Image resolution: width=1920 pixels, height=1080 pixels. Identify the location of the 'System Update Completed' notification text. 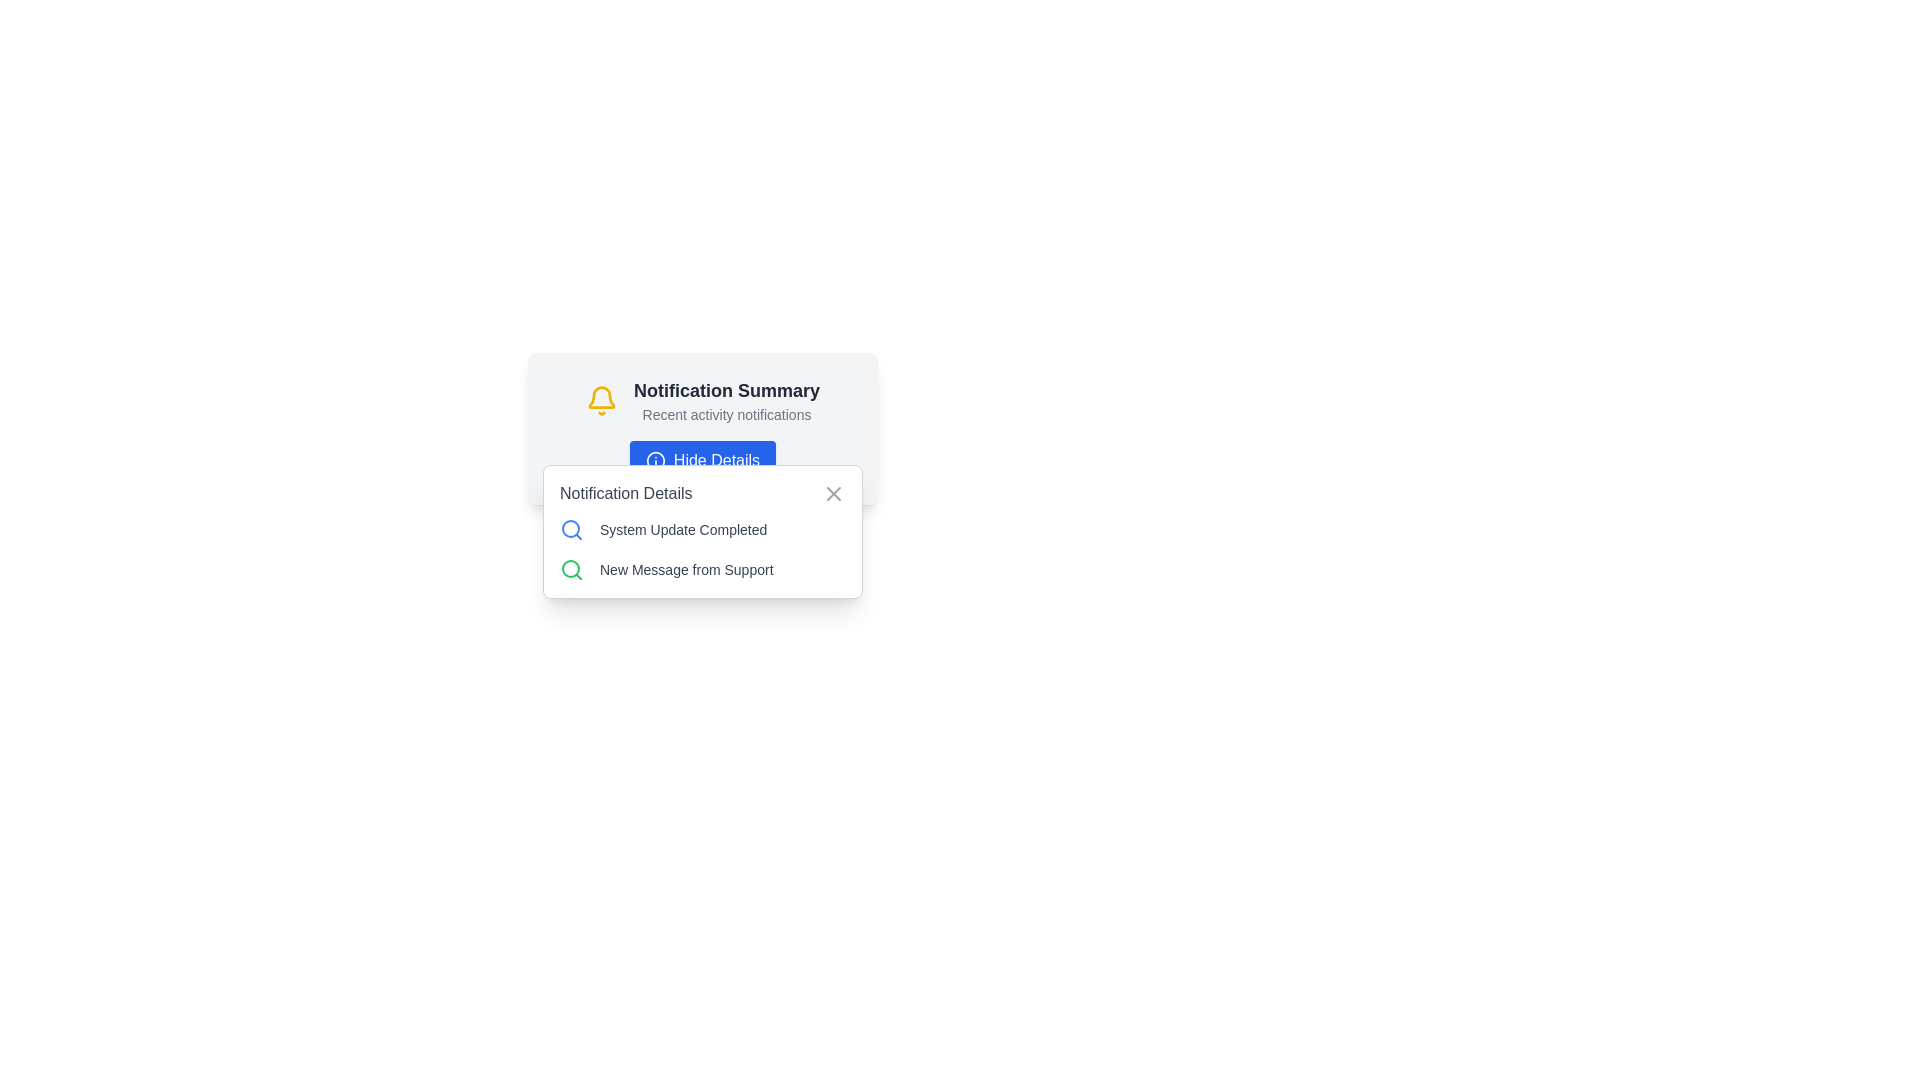
(702, 528).